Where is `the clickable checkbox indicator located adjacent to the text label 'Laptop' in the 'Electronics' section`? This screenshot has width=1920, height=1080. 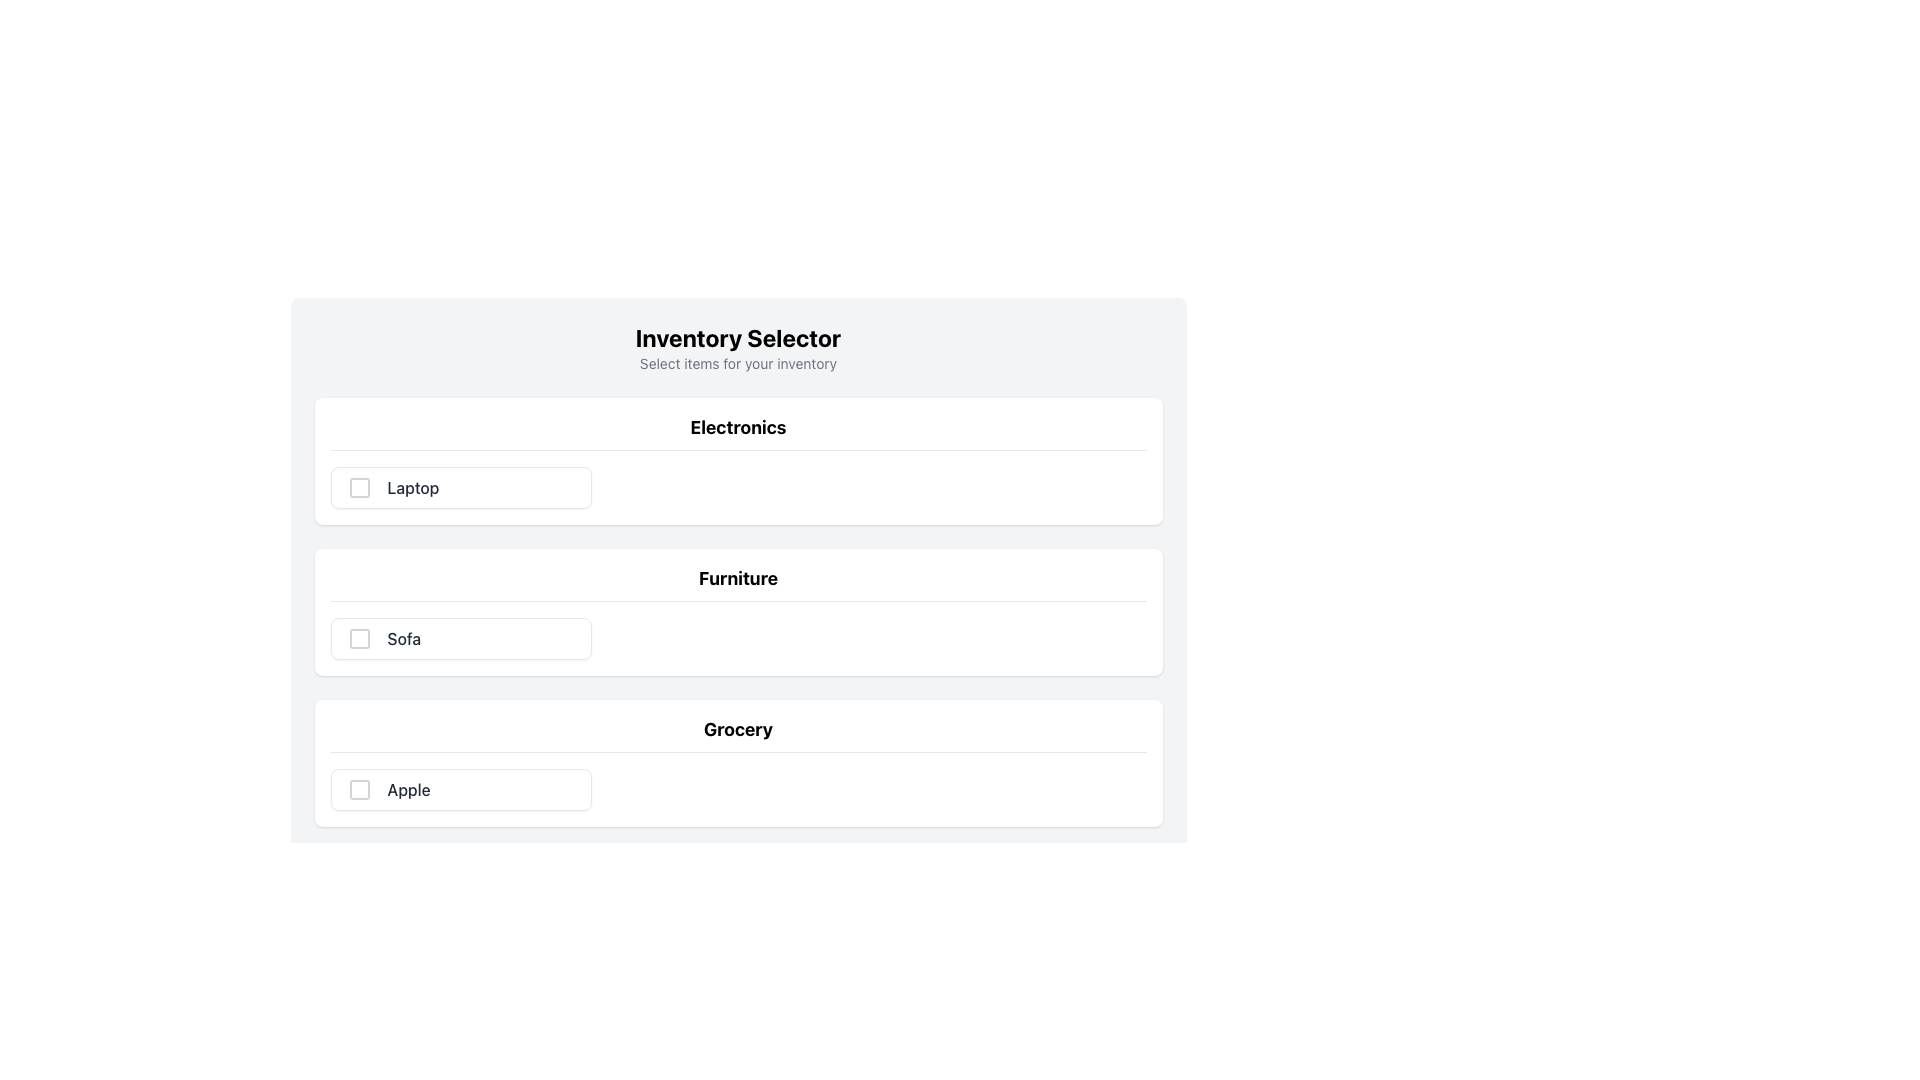
the clickable checkbox indicator located adjacent to the text label 'Laptop' in the 'Electronics' section is located at coordinates (359, 488).